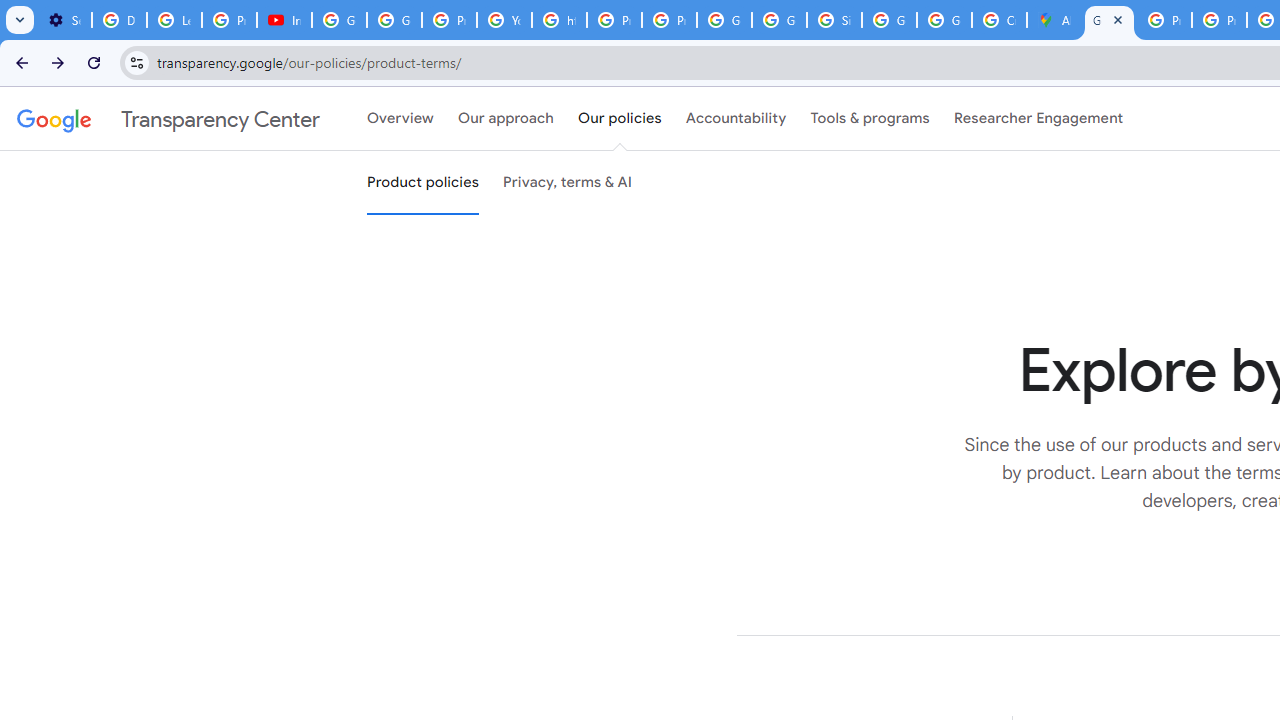 Image resolution: width=1280 pixels, height=720 pixels. I want to click on 'Google Account Help', so click(339, 20).